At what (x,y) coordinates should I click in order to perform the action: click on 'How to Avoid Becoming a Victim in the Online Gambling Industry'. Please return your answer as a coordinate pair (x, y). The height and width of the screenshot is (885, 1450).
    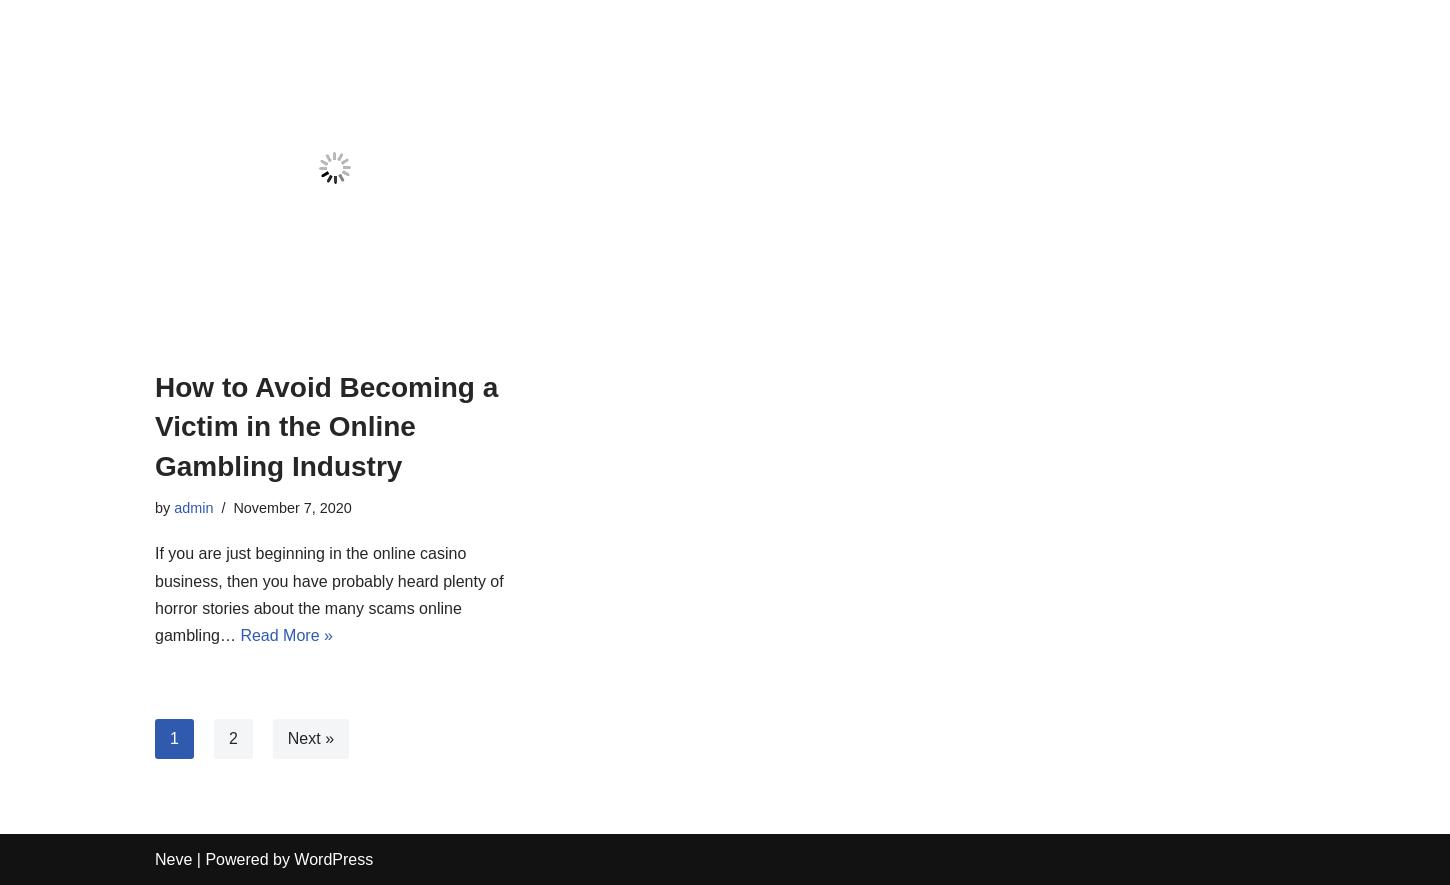
    Looking at the image, I should click on (326, 426).